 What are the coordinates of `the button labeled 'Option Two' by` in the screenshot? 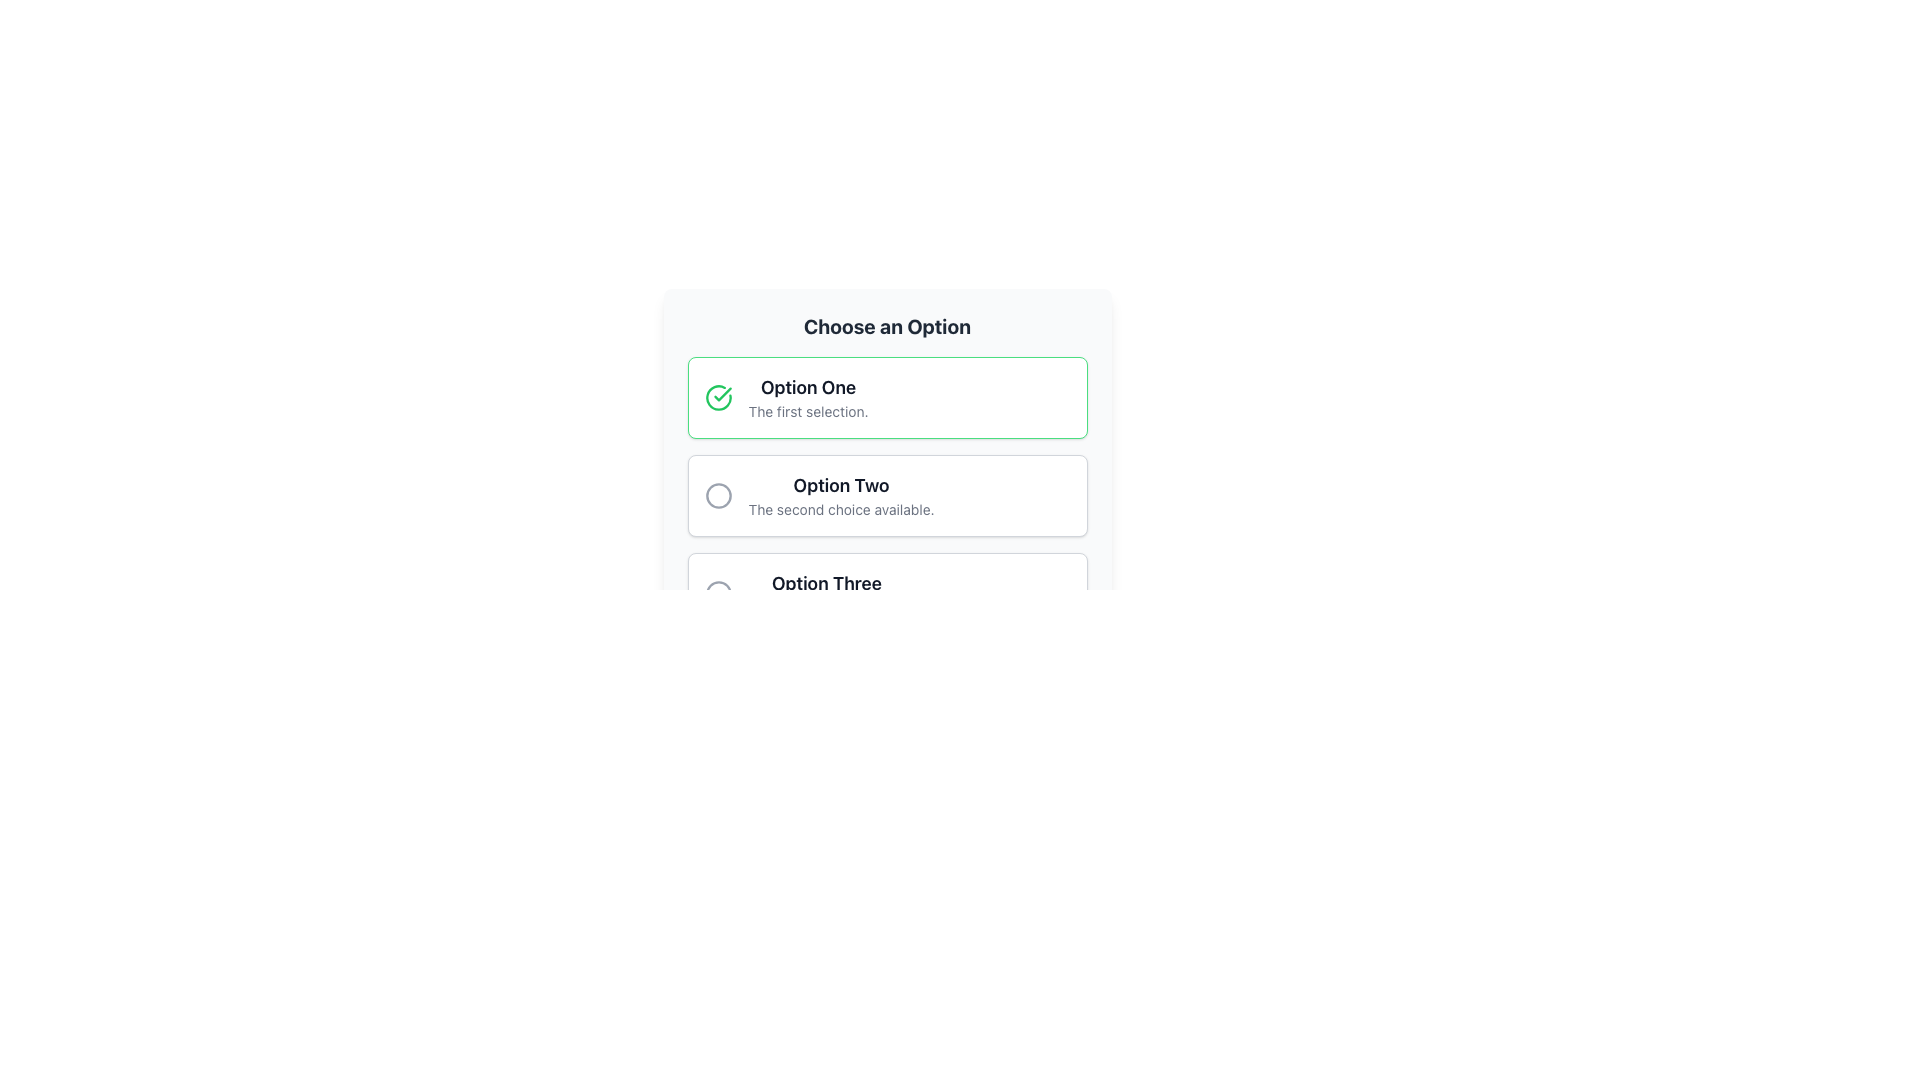 It's located at (886, 495).